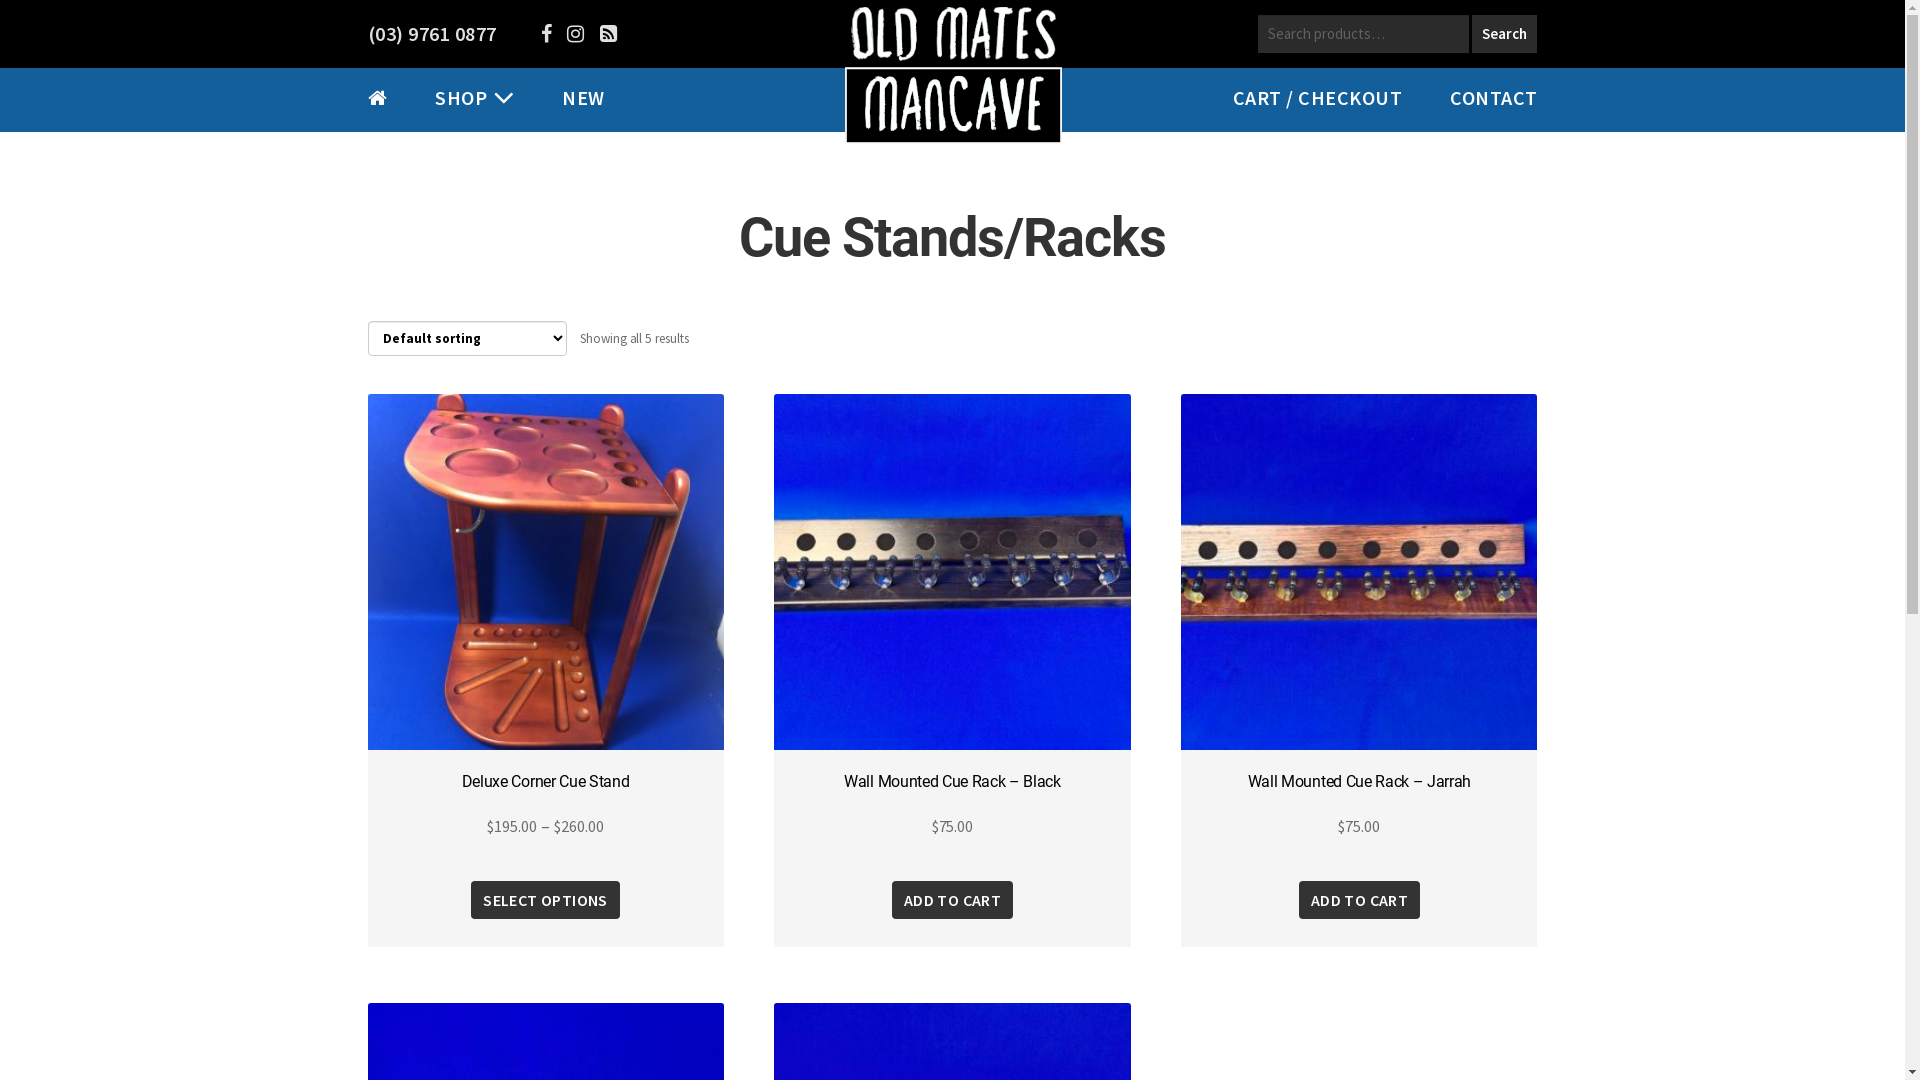 This screenshot has height=1080, width=1920. I want to click on '(03) 9761 0877', so click(431, 33).